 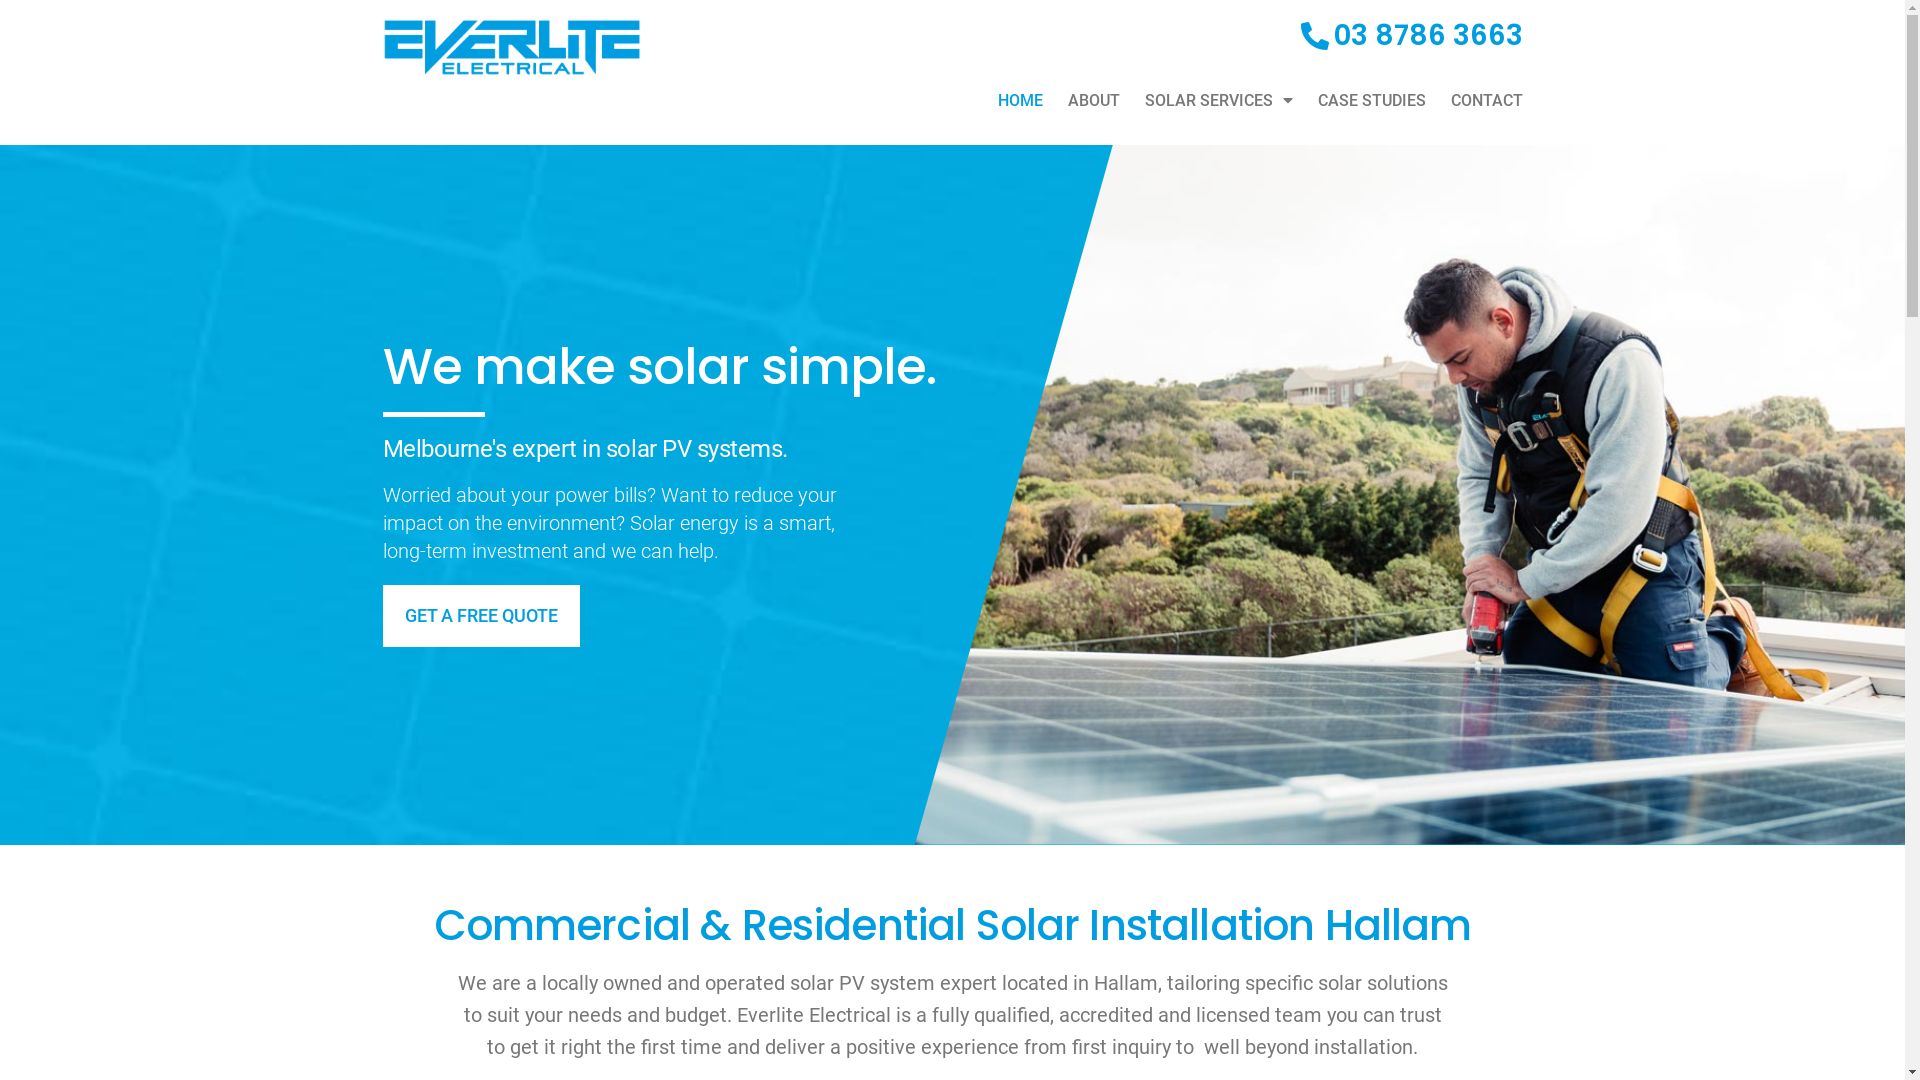 I want to click on '03 8786 3663', so click(x=1410, y=36).